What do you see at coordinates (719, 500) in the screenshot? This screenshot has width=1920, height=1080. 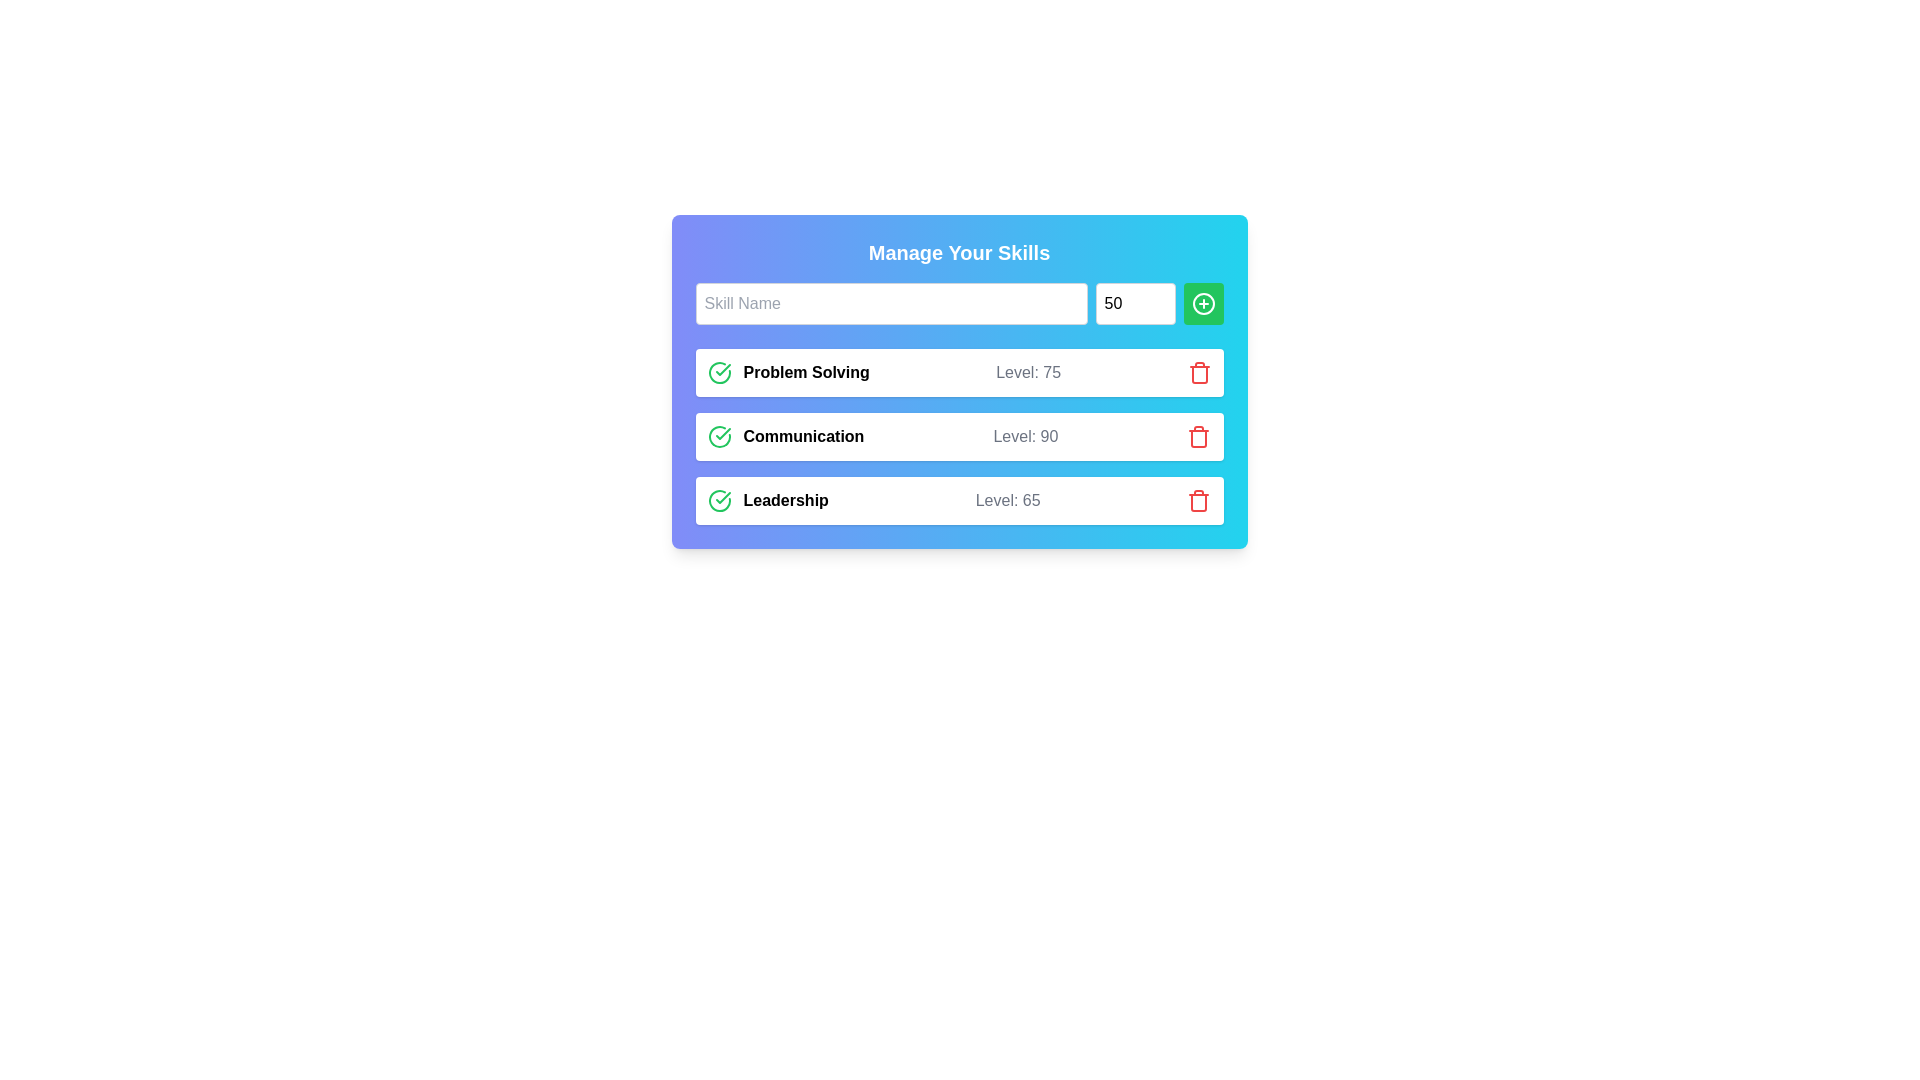 I see `the circular green check icon located to the left of the text 'Leadership', which has a bold green outline and a white background` at bounding box center [719, 500].